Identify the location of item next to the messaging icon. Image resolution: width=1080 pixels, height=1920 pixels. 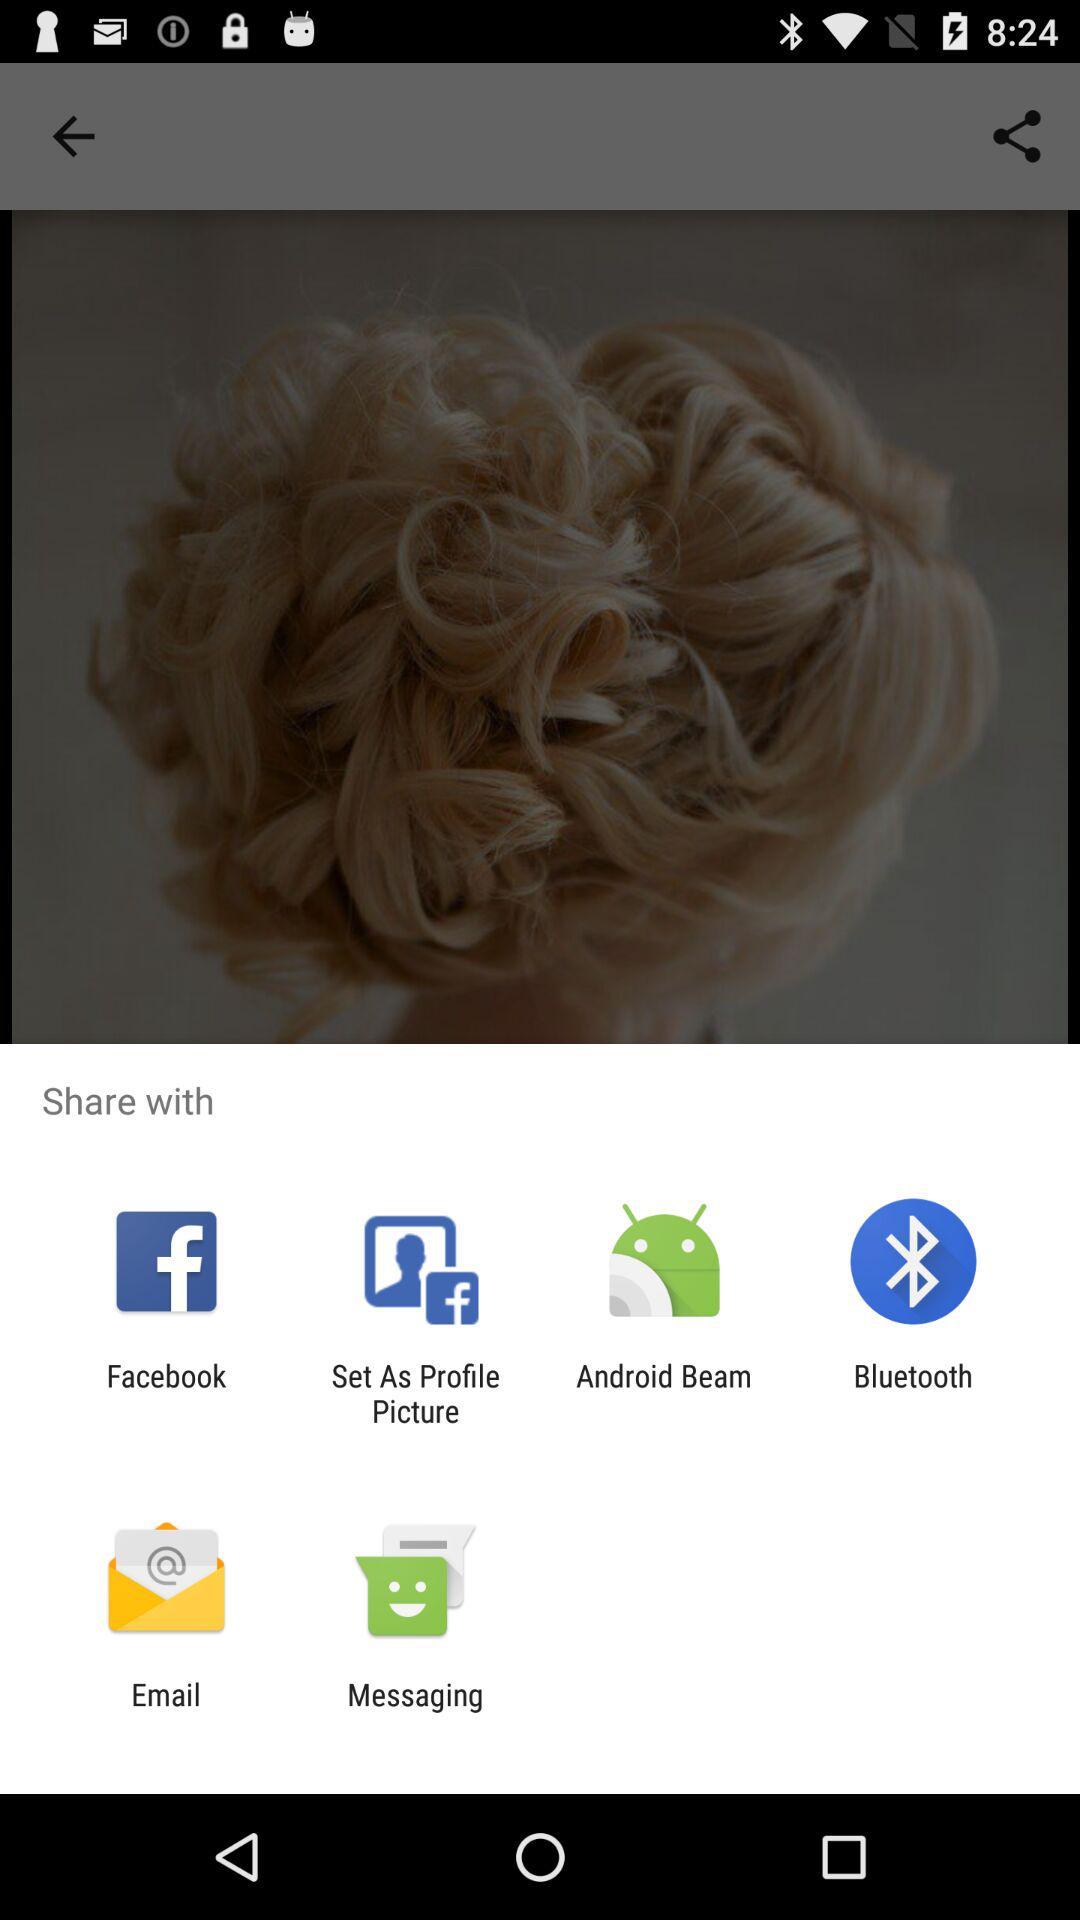
(165, 1711).